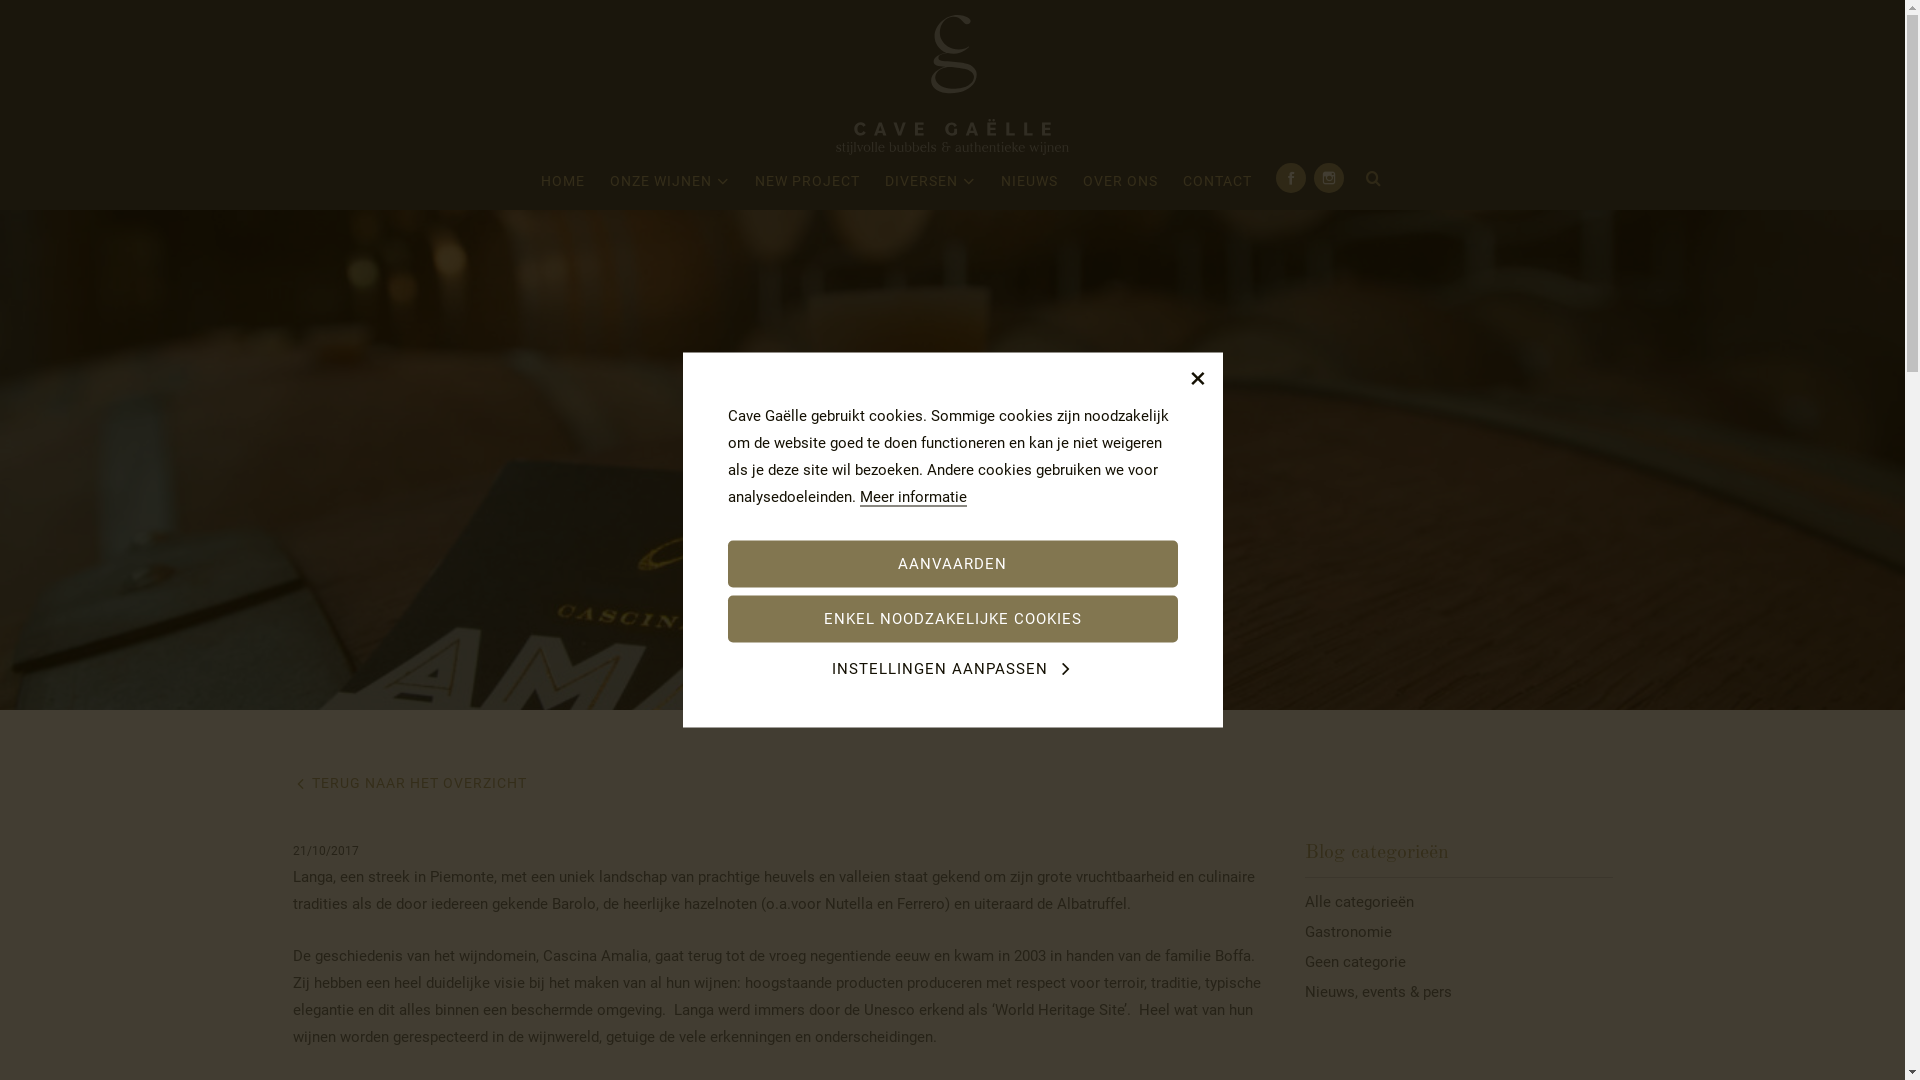 The image size is (1920, 1080). I want to click on 'NEW PROJECT', so click(807, 185).